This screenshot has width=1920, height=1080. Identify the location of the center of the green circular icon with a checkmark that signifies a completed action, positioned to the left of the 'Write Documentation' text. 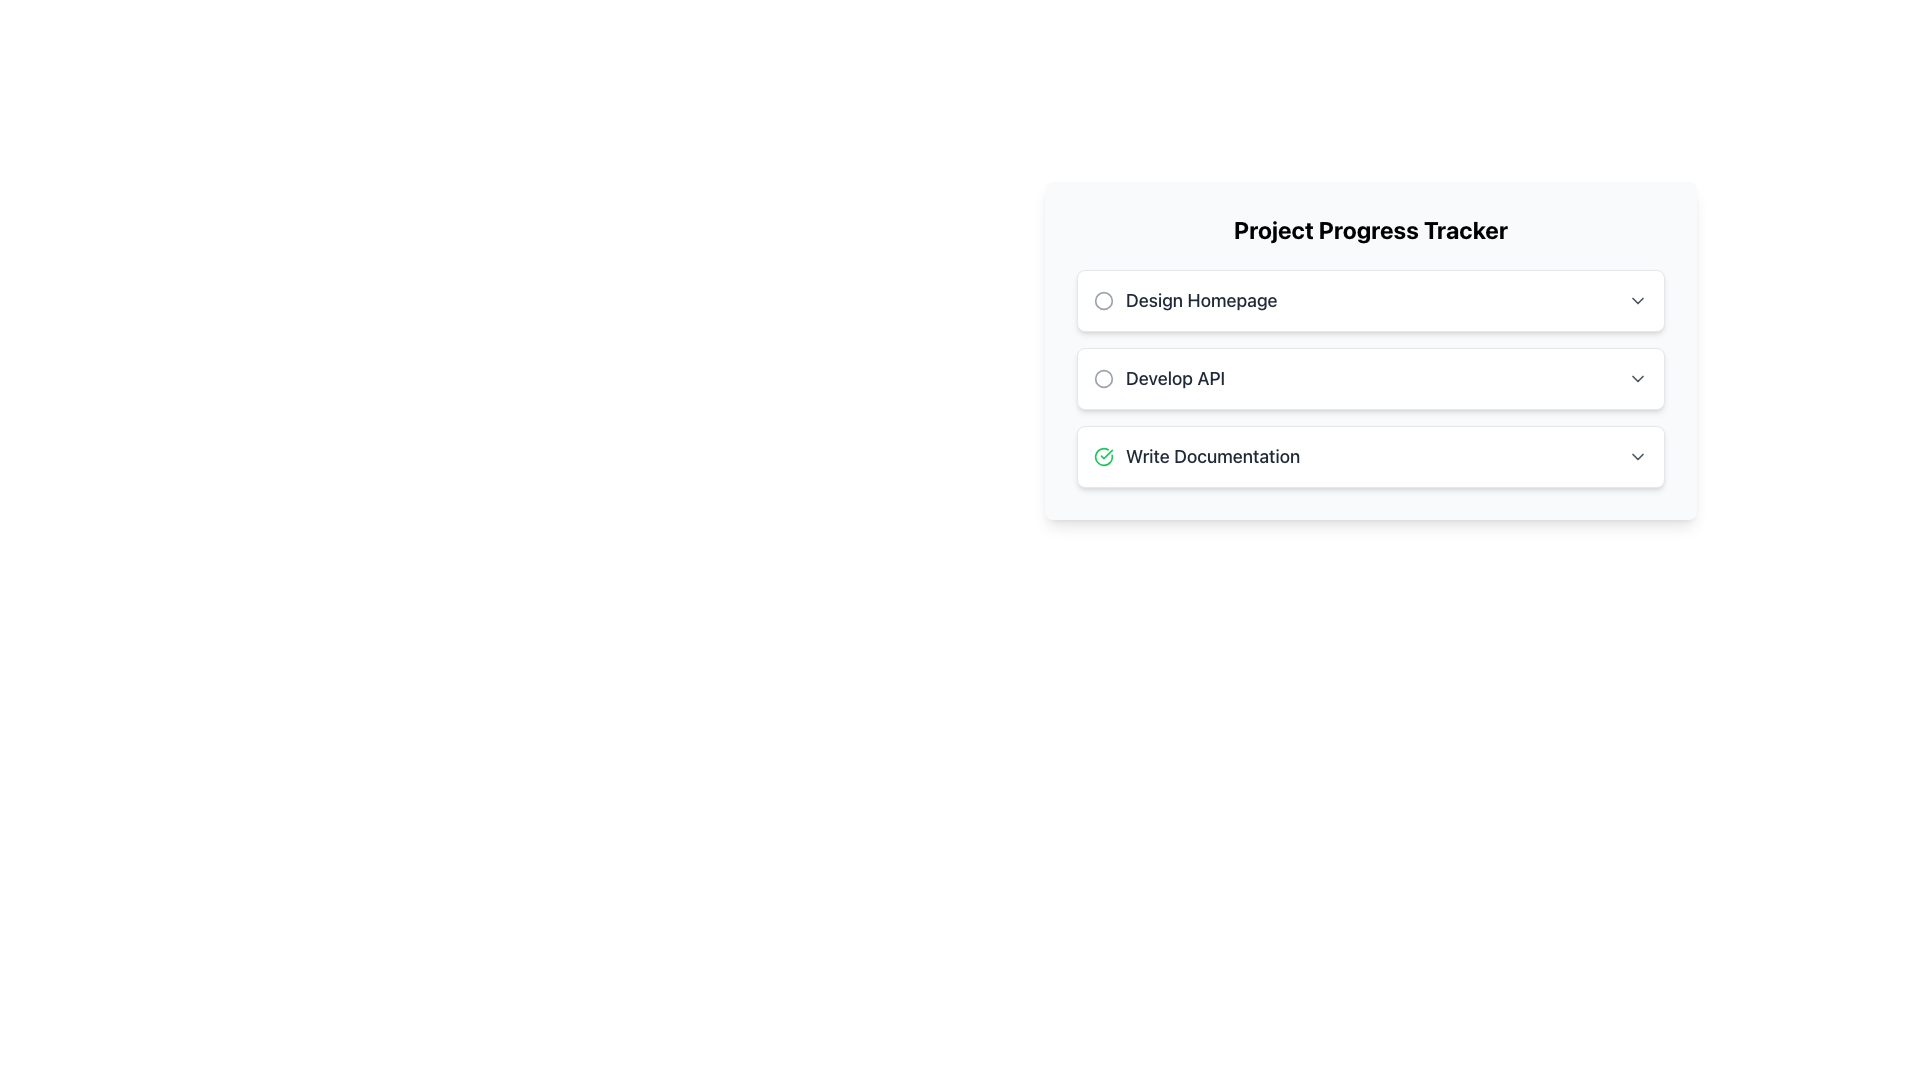
(1103, 456).